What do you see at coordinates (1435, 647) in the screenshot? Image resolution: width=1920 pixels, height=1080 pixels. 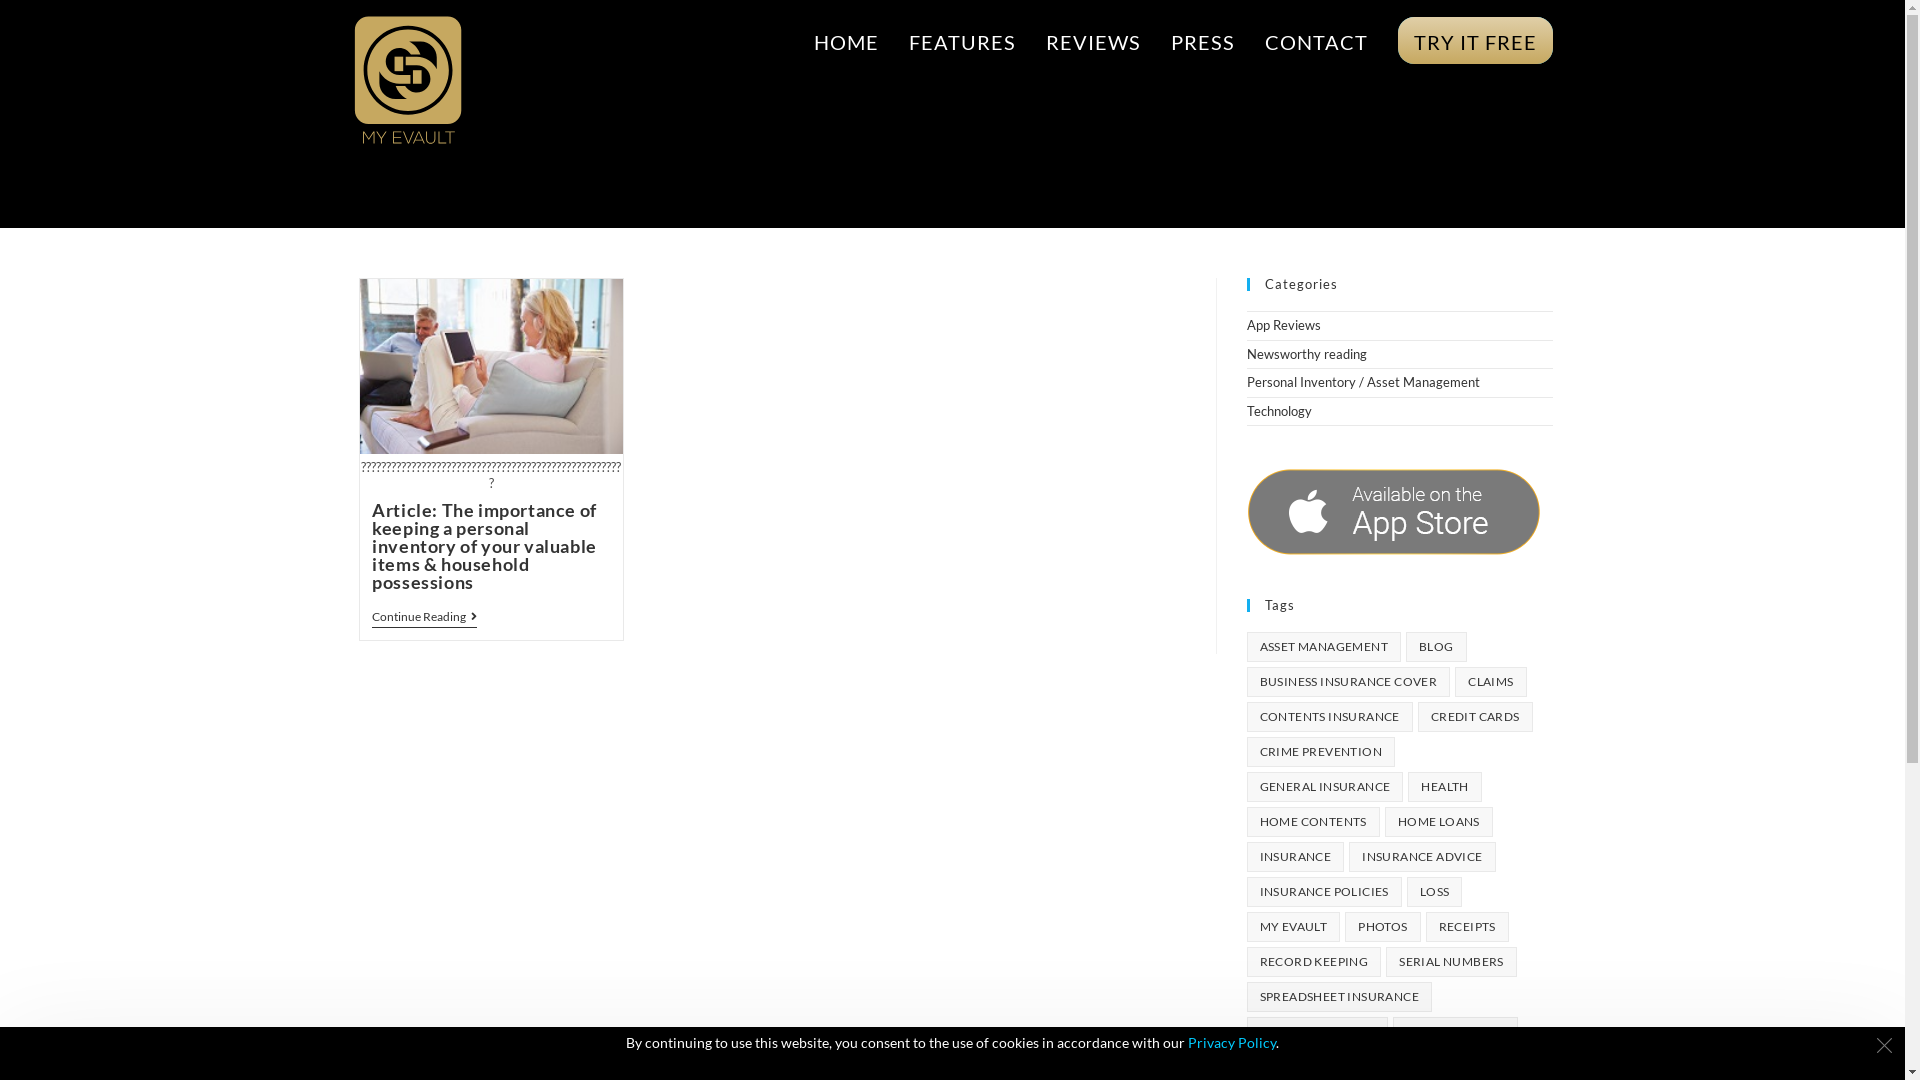 I see `'BLOG'` at bounding box center [1435, 647].